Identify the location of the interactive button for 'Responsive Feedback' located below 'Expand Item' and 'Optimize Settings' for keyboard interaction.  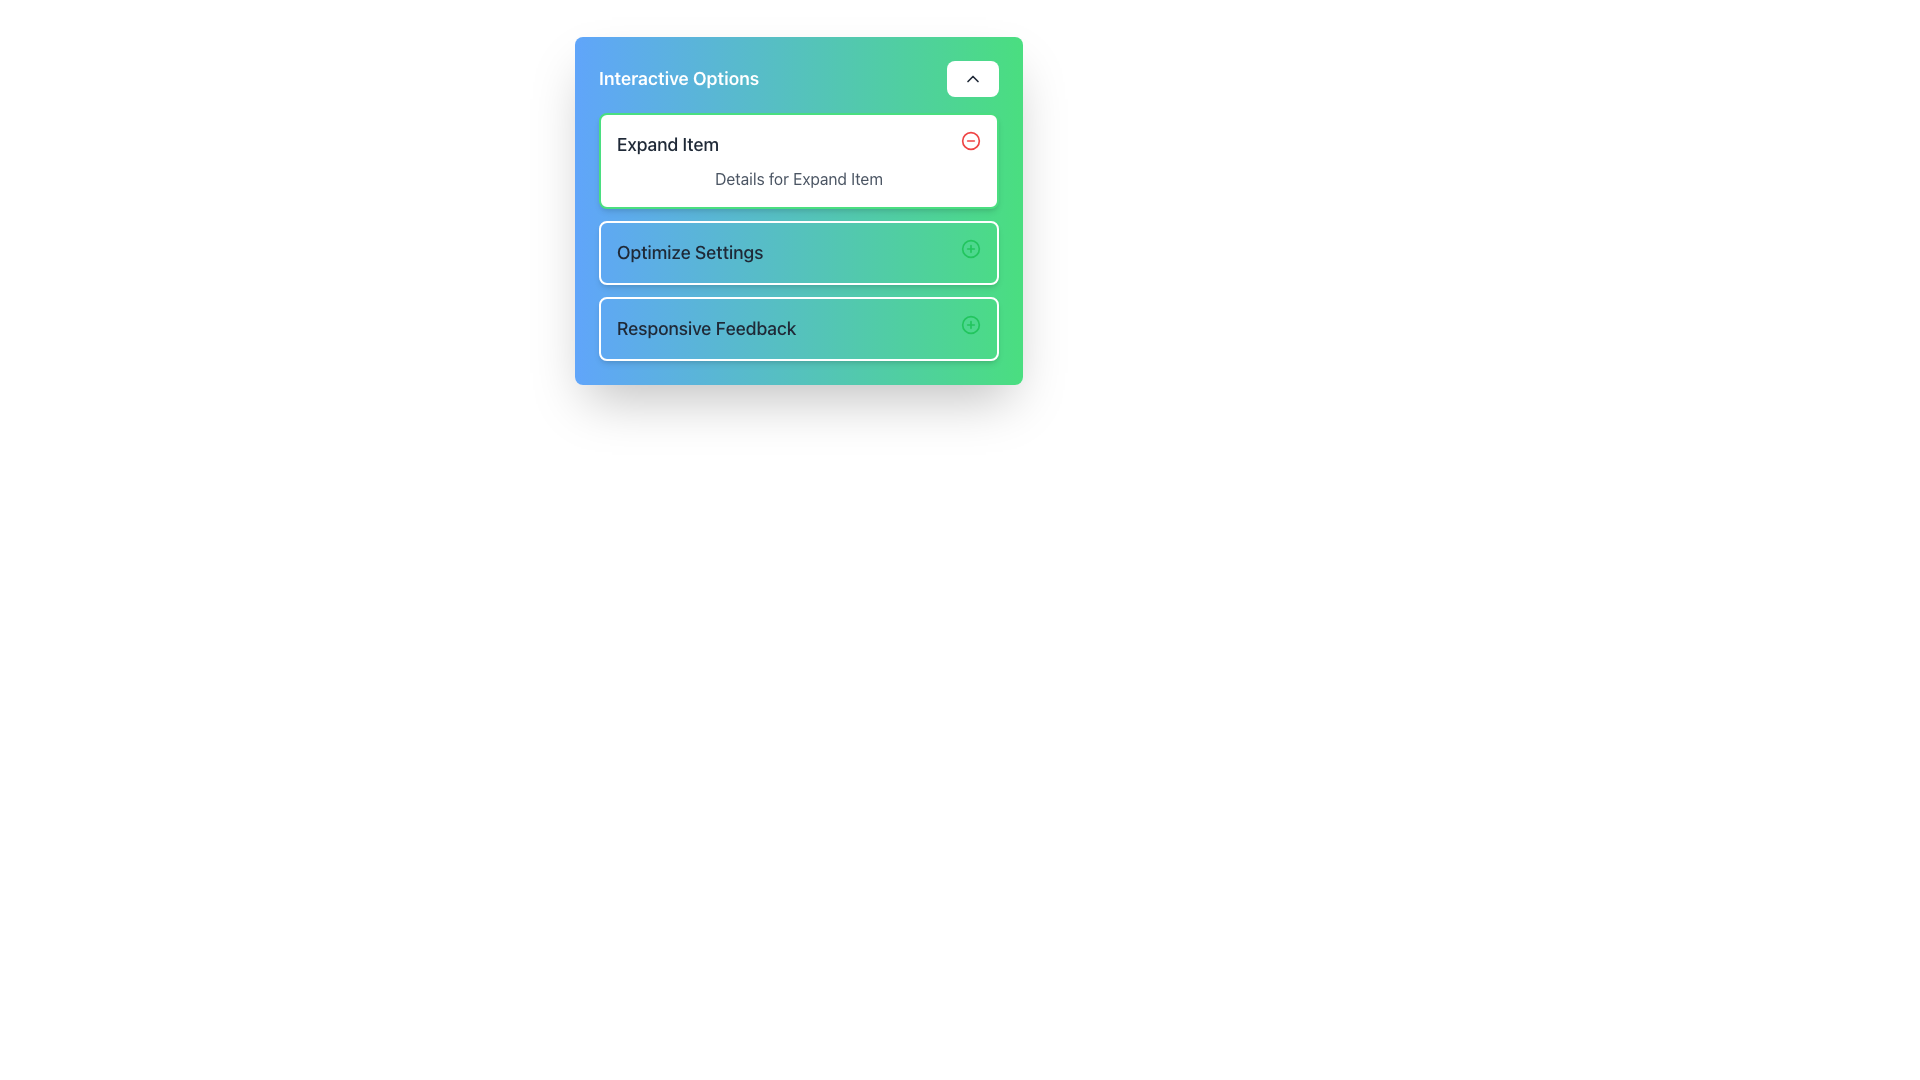
(797, 327).